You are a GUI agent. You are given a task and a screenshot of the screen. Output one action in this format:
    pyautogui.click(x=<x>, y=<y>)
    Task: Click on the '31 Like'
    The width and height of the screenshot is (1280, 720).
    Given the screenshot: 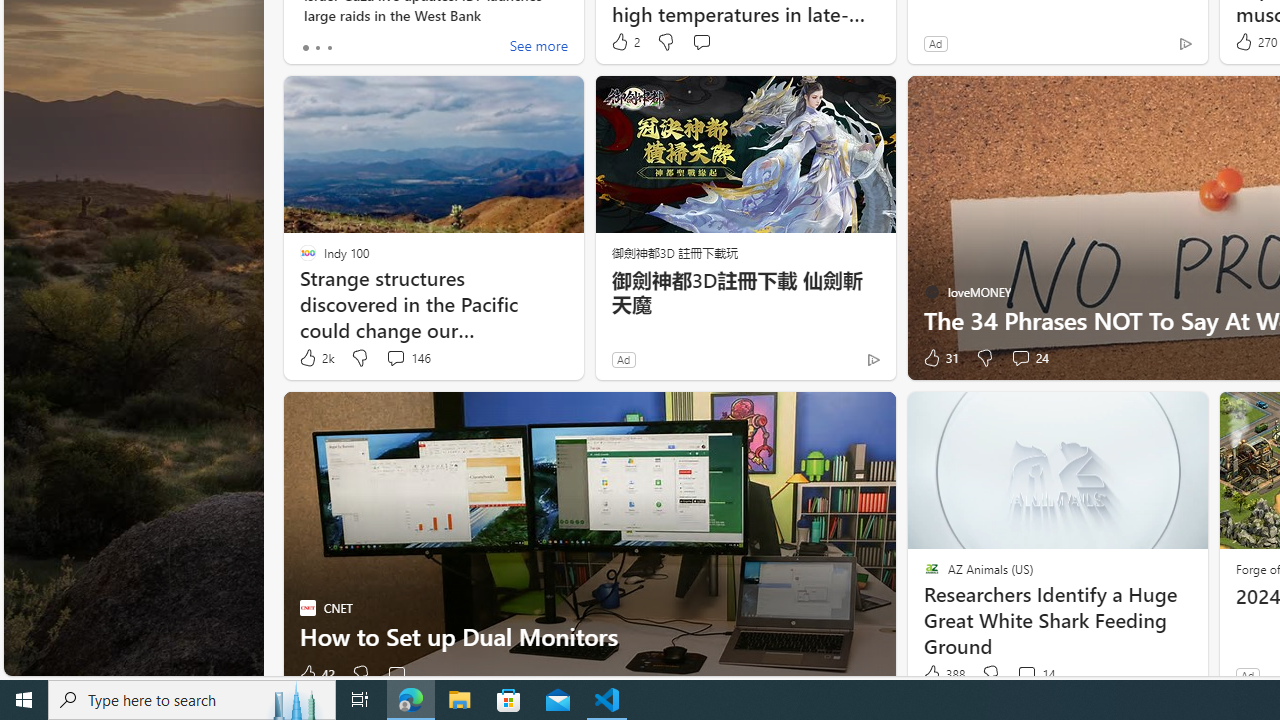 What is the action you would take?
    pyautogui.click(x=938, y=357)
    